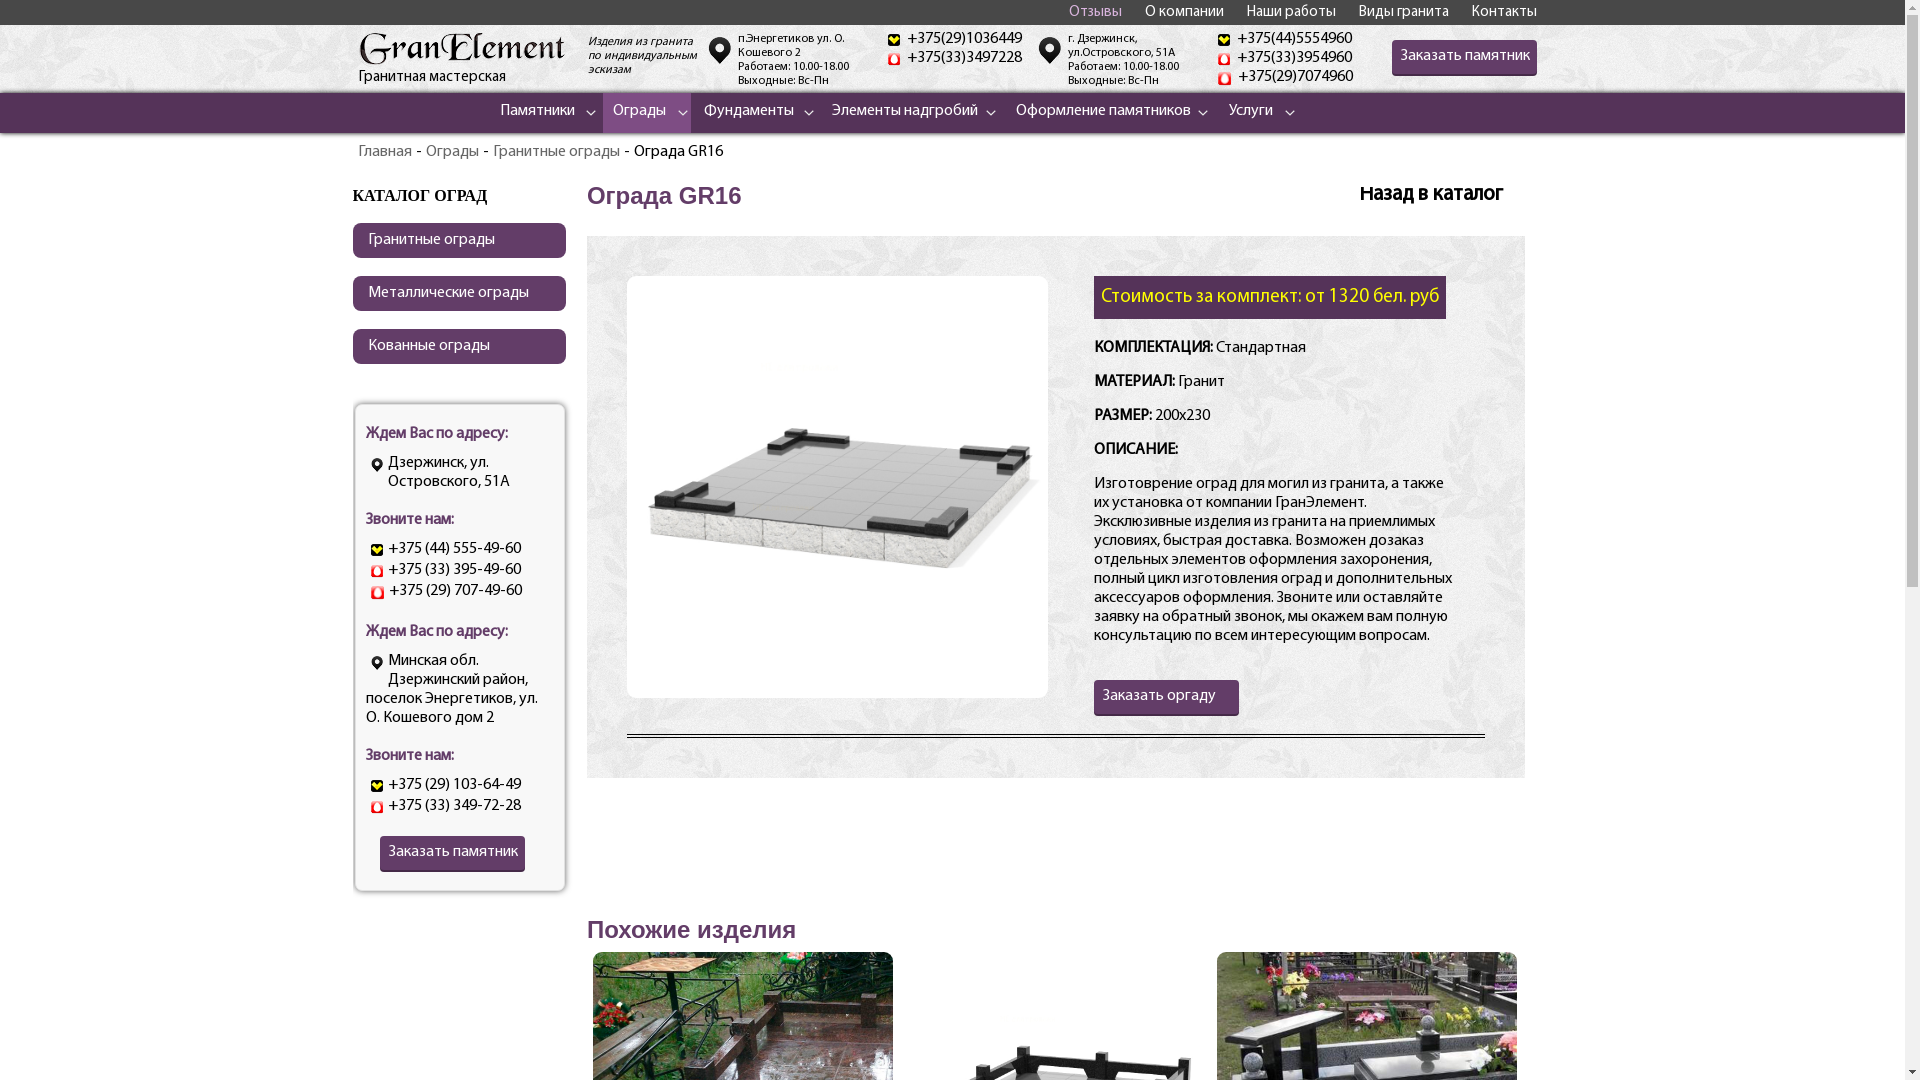  What do you see at coordinates (963, 56) in the screenshot?
I see `'+375(33)3497228'` at bounding box center [963, 56].